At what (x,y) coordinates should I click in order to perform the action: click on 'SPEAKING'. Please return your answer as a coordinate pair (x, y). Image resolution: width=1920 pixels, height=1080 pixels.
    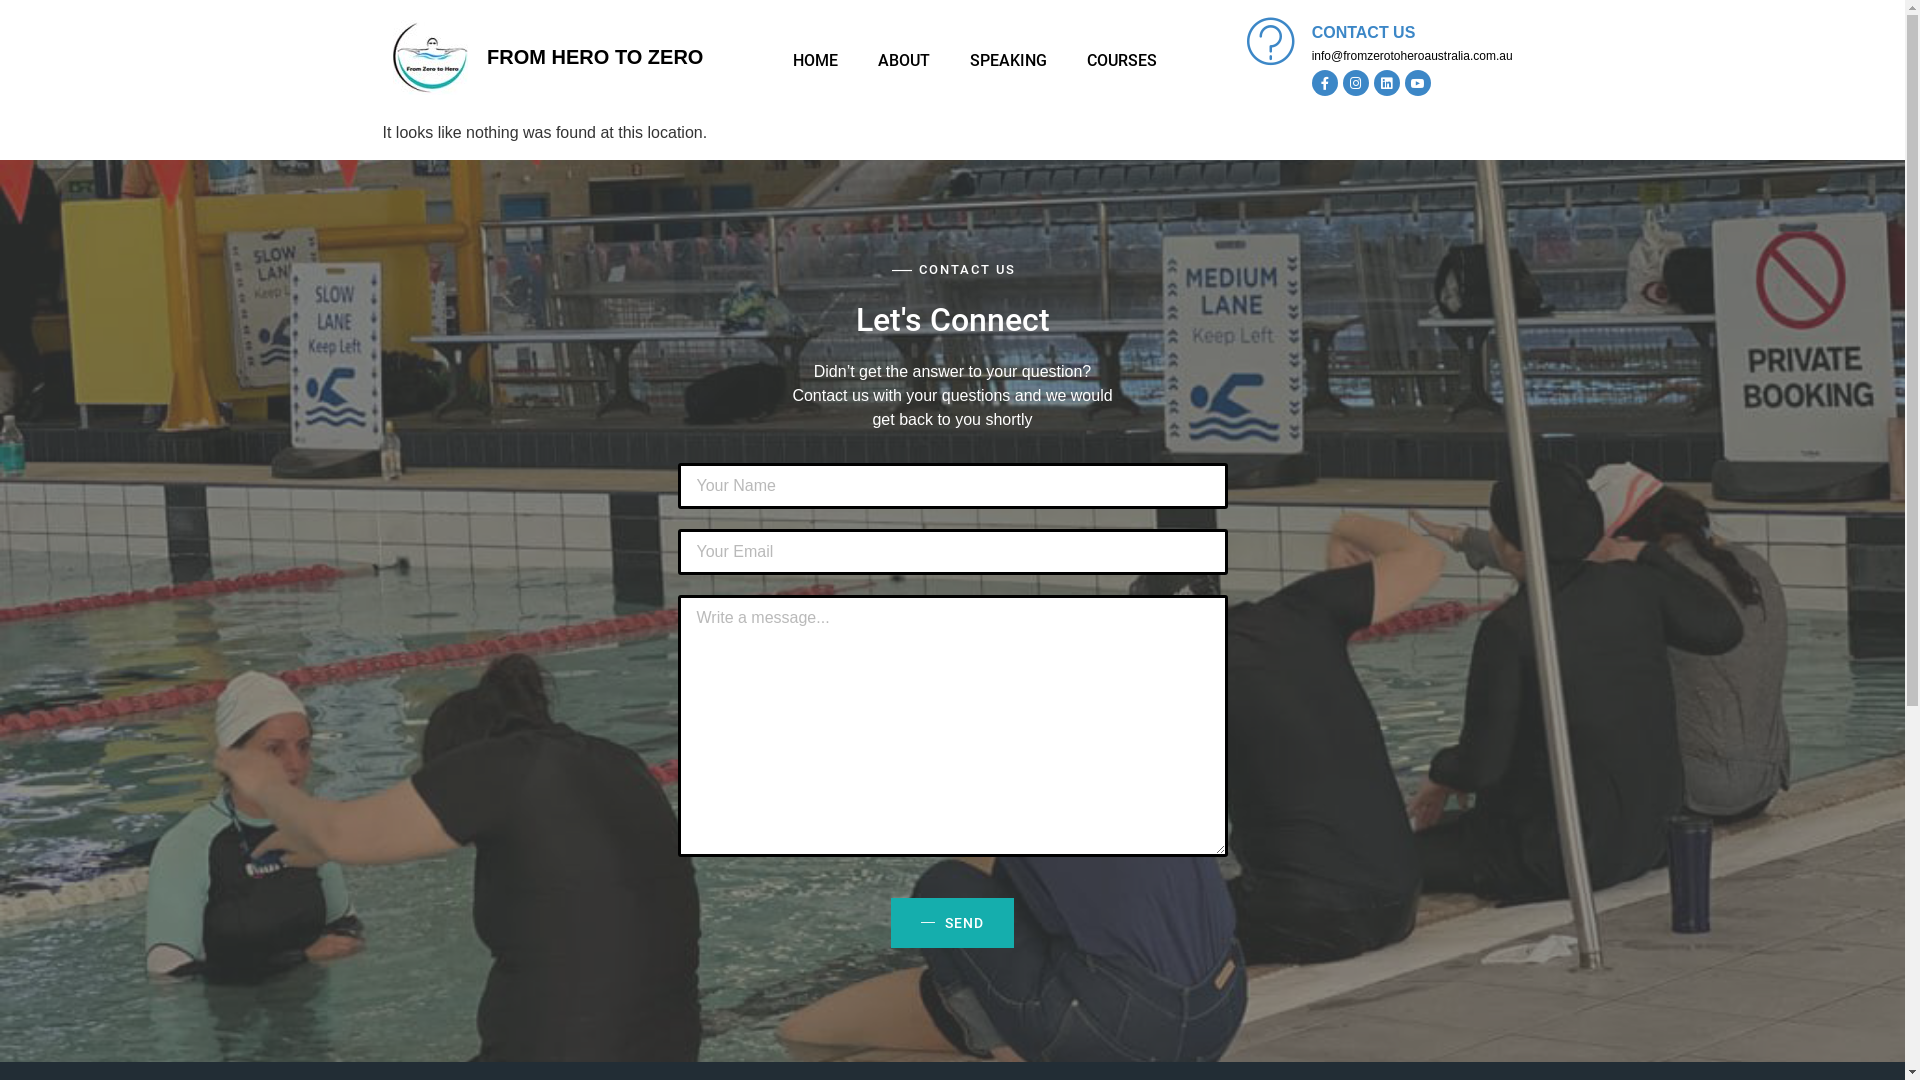
    Looking at the image, I should click on (1008, 60).